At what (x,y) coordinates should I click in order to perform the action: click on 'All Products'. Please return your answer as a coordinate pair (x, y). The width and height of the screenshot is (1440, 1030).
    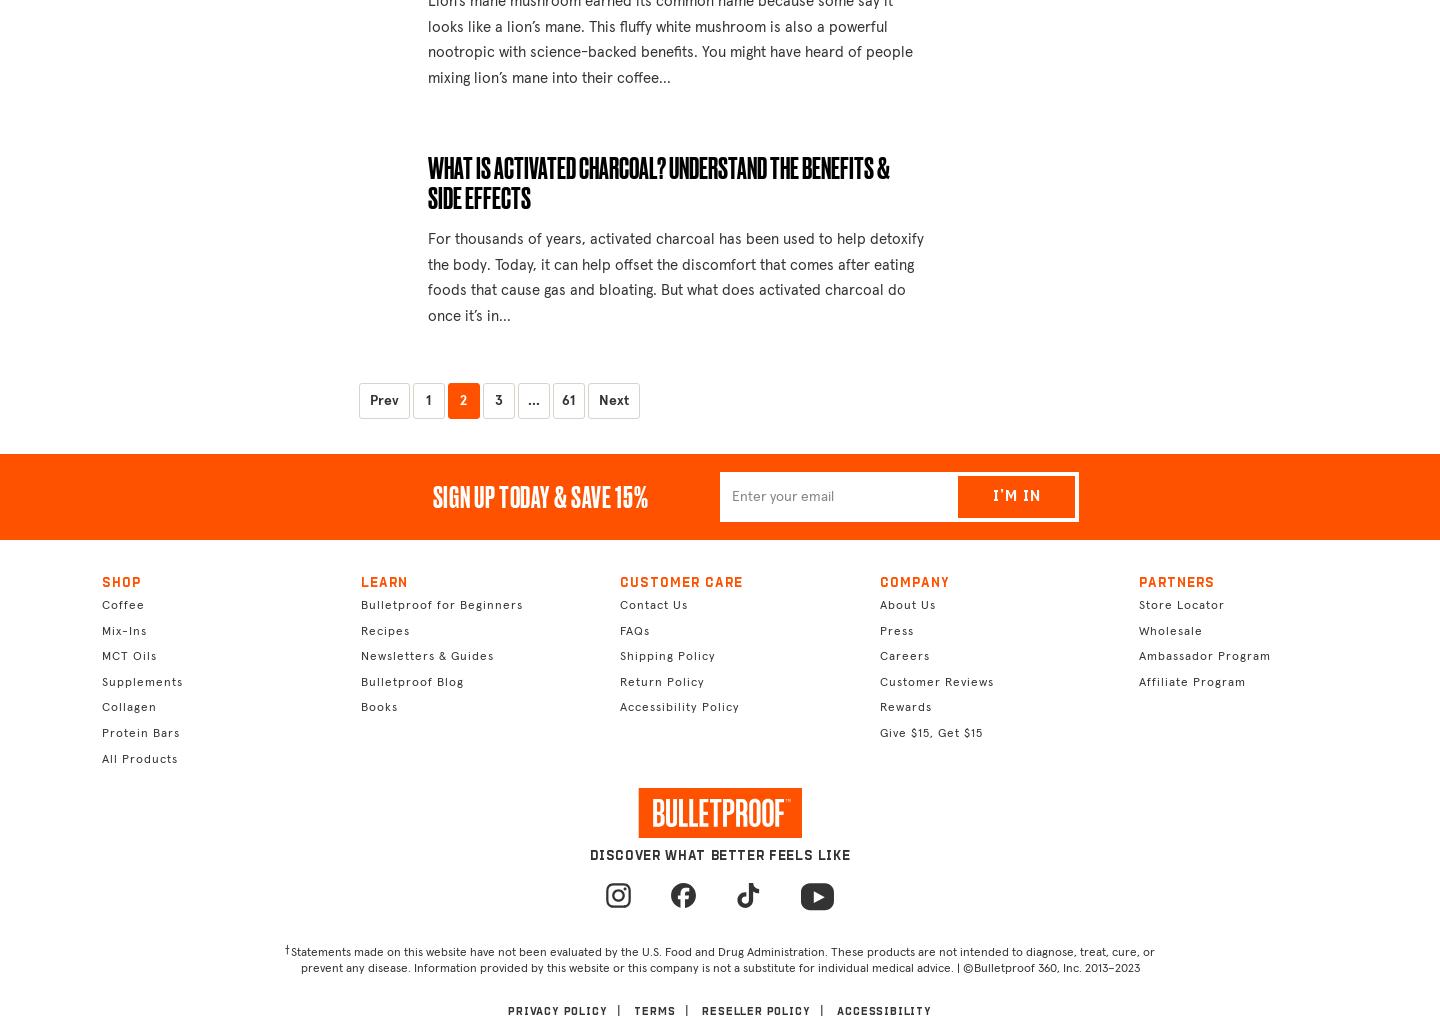
    Looking at the image, I should click on (138, 759).